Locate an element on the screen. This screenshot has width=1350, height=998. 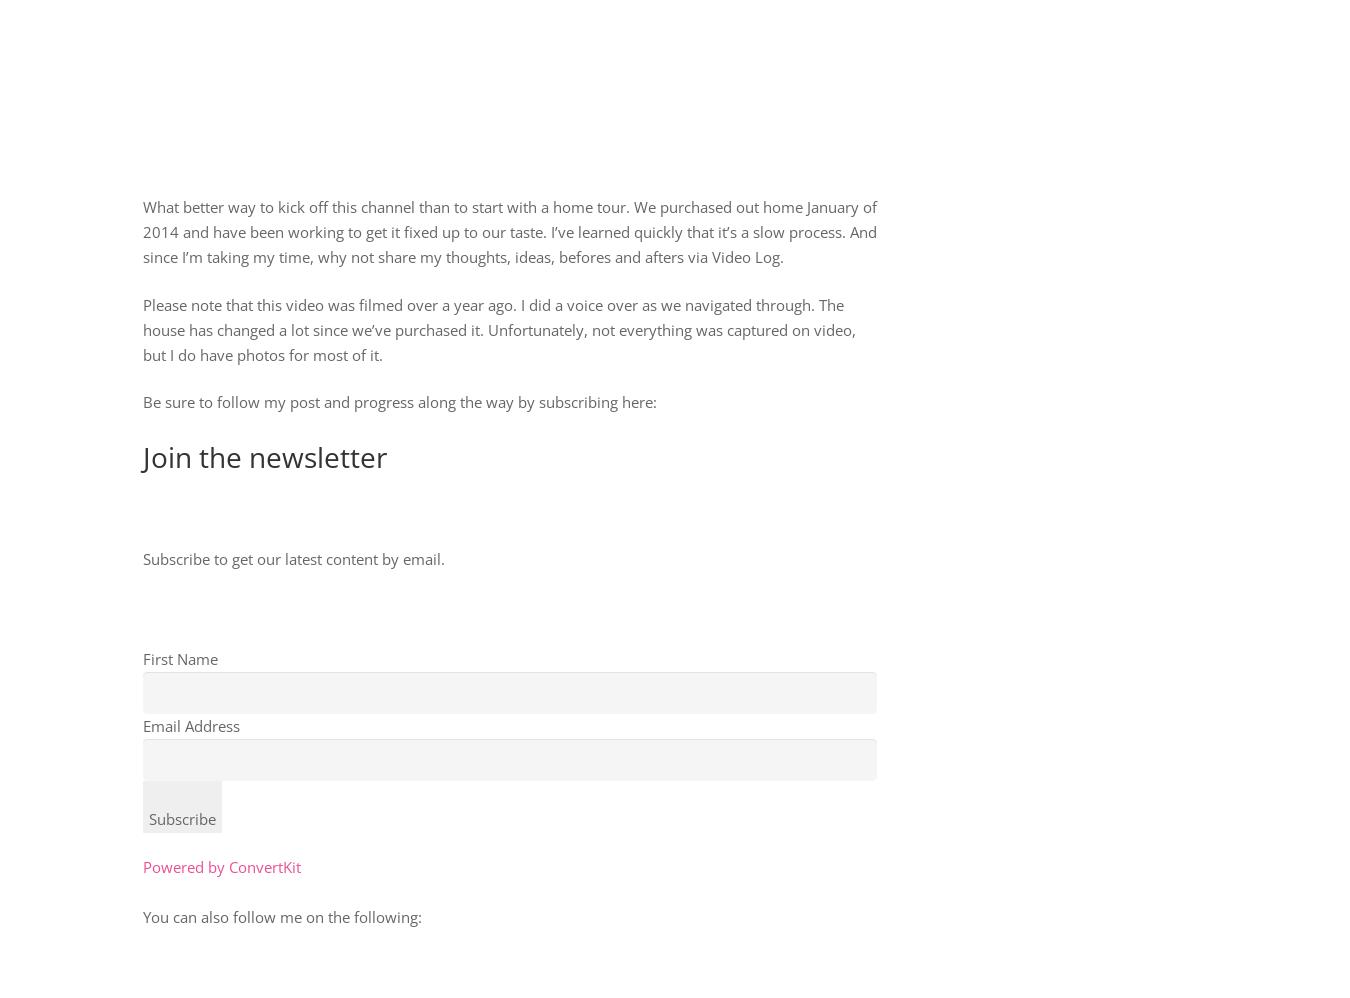
'You can also follow me on the following:' is located at coordinates (142, 916).